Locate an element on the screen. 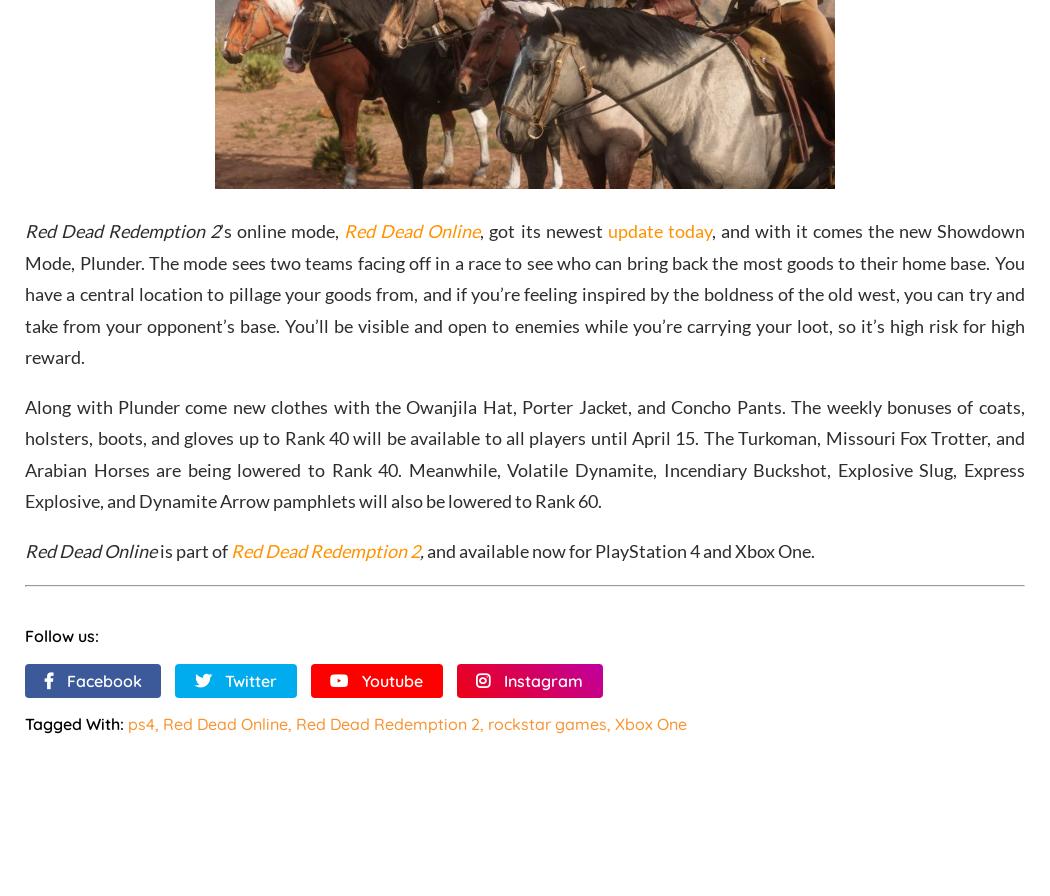 This screenshot has height=896, width=1050. 'Youtube' is located at coordinates (361, 679).